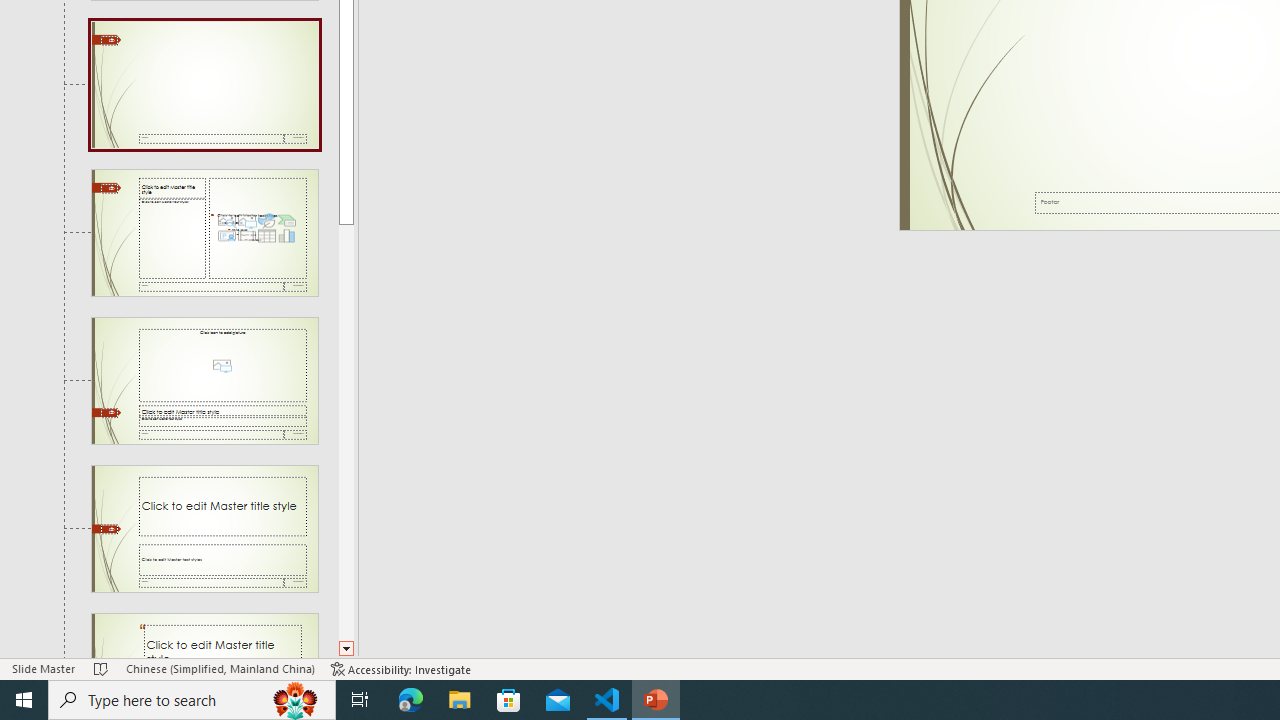 This screenshot has height=720, width=1280. Describe the element at coordinates (204, 527) in the screenshot. I see `'Slide Title and Caption Layout: used by no slides'` at that location.